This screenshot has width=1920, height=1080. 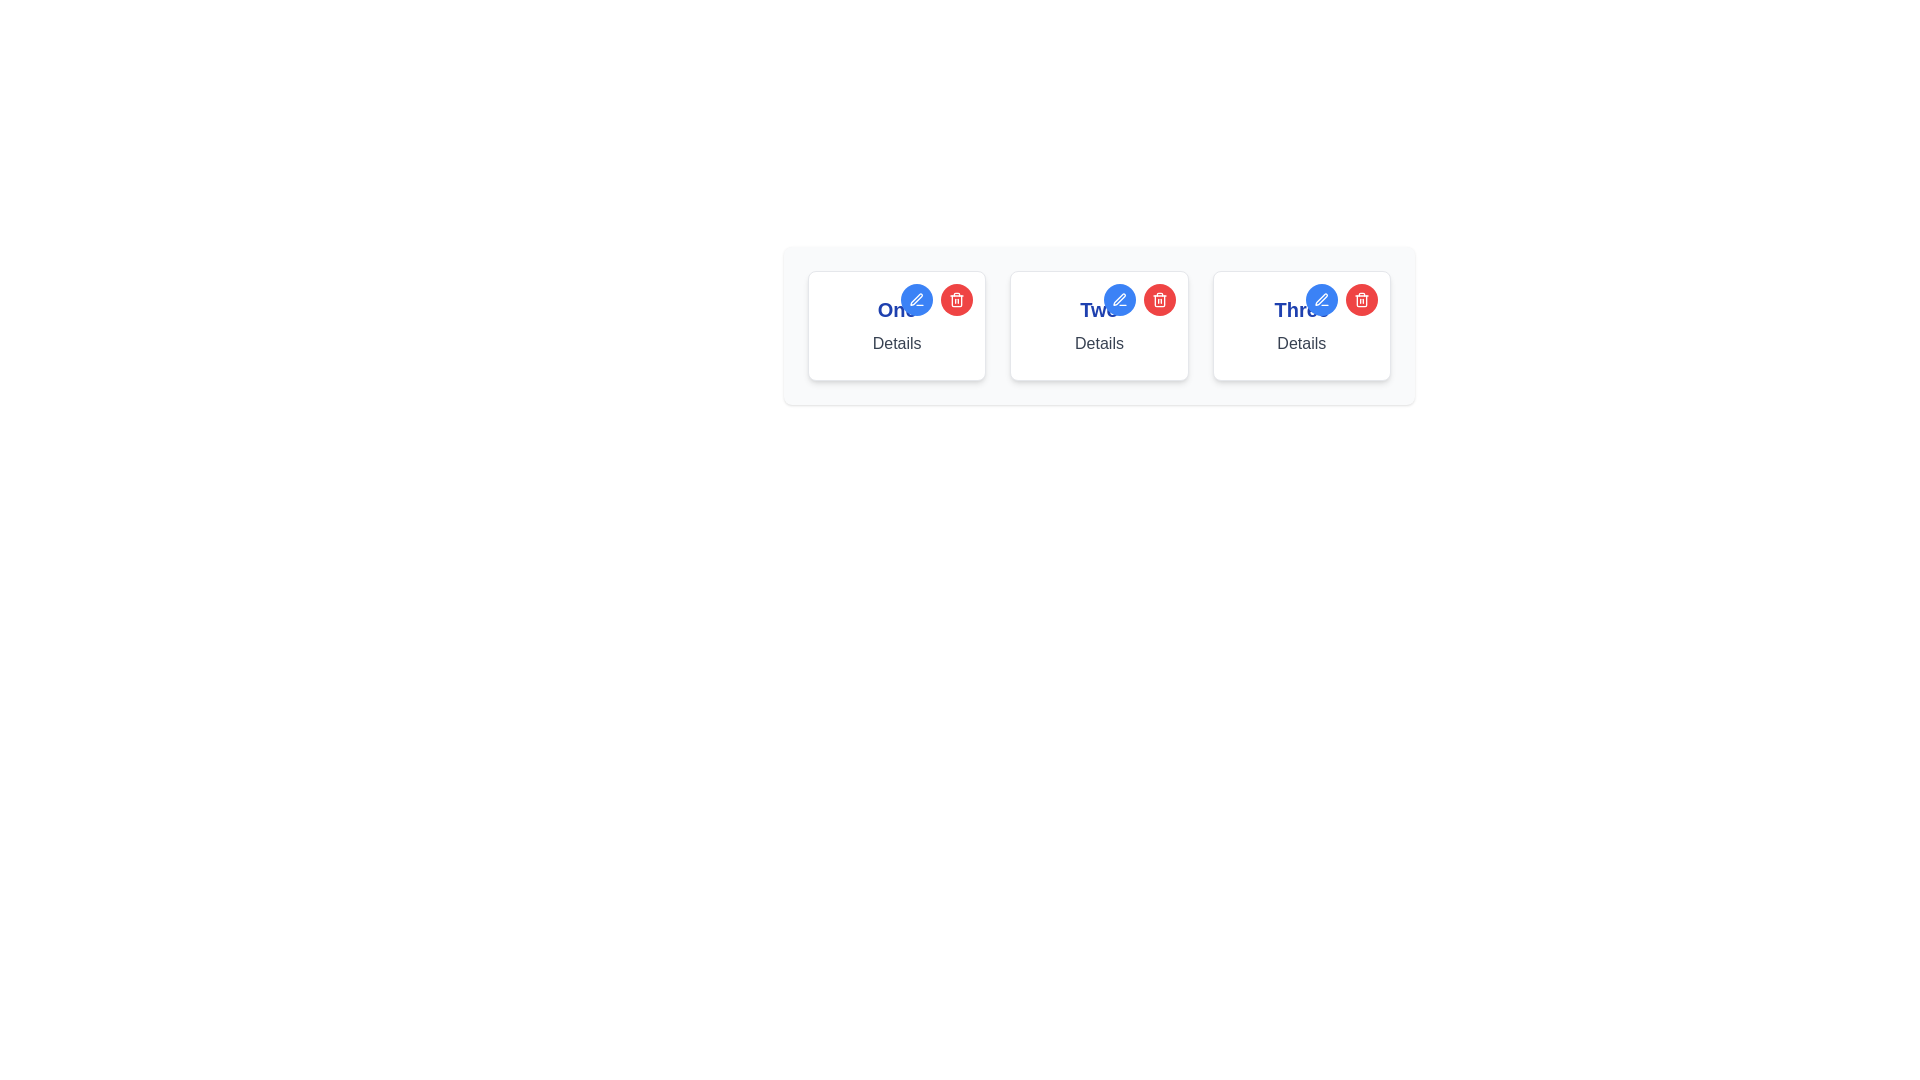 I want to click on the blue circular button with a white pen icon in the top-right corner of the first card, so click(x=916, y=300).